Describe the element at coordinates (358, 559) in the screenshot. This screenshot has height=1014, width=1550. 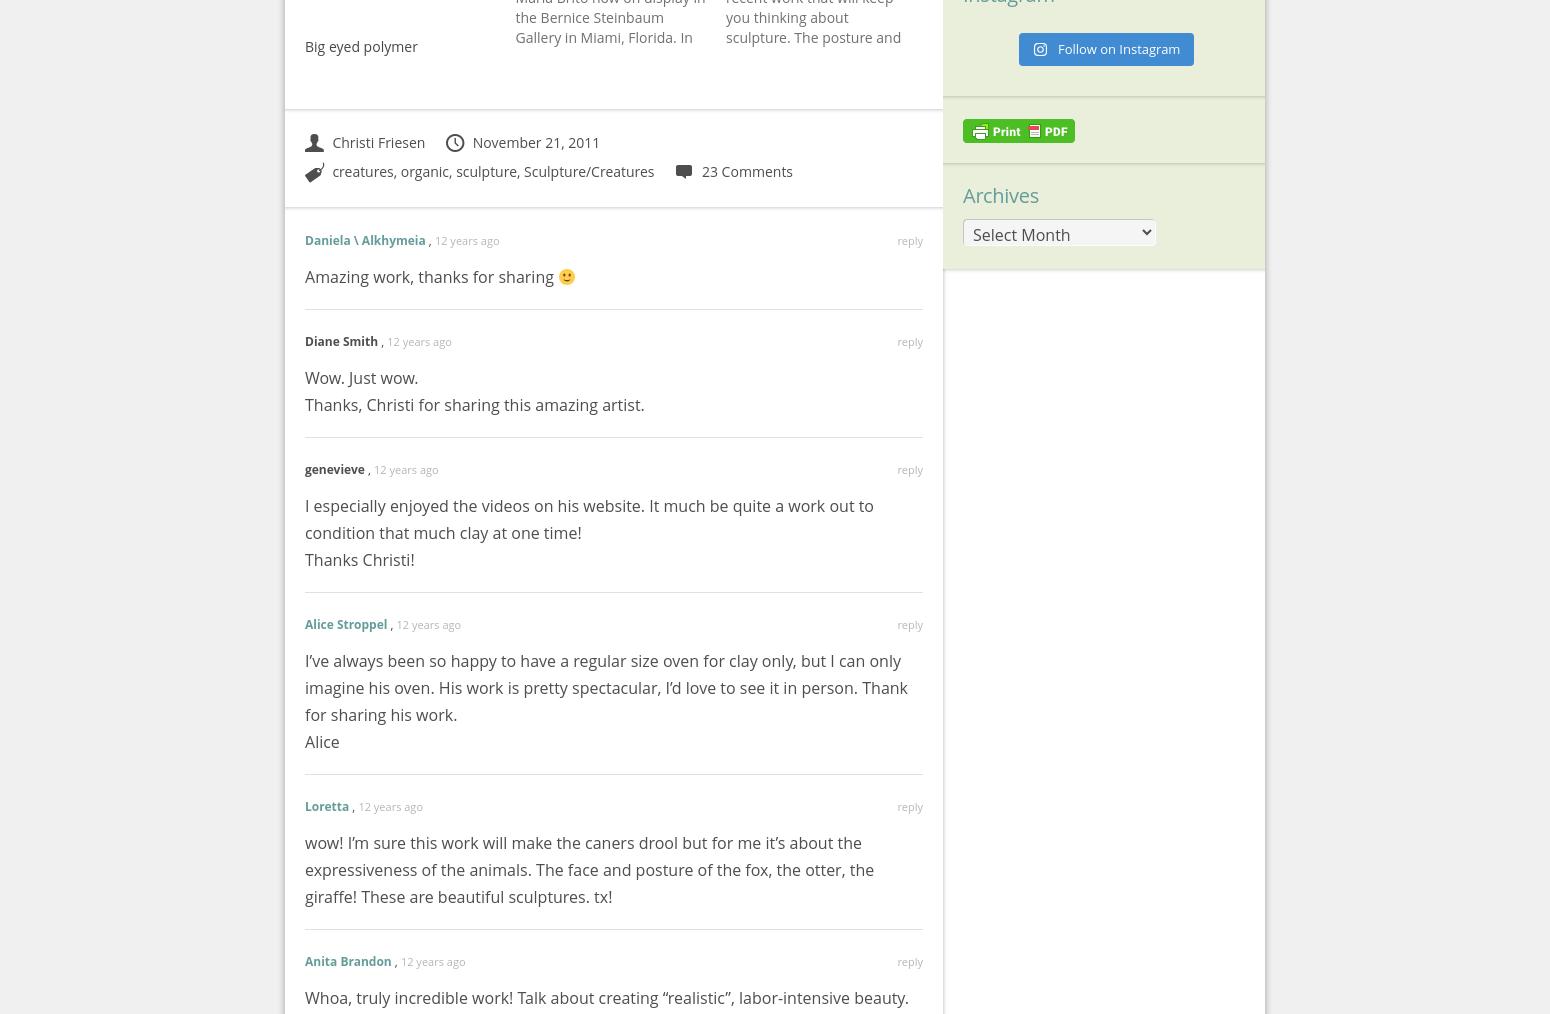
I see `'Thanks Christi!'` at that location.